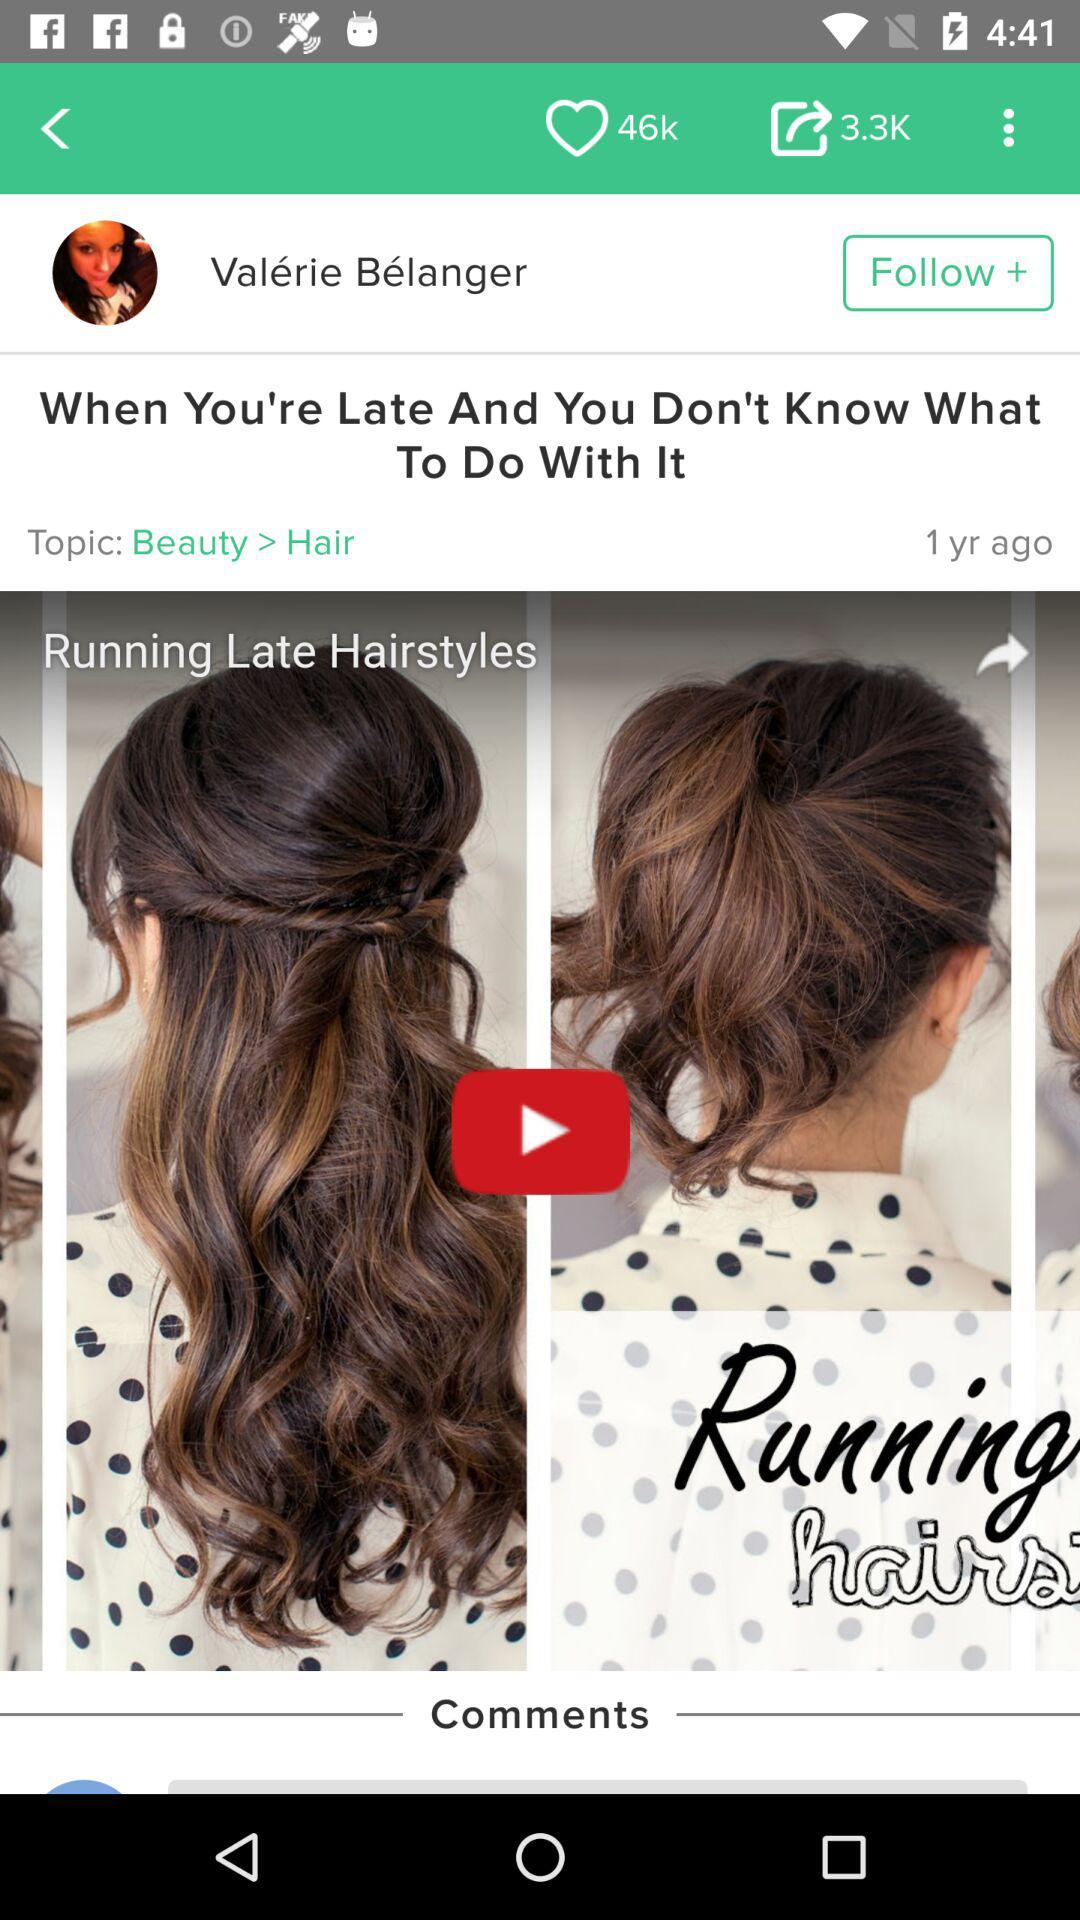 This screenshot has height=1920, width=1080. I want to click on the more icon, so click(1008, 127).